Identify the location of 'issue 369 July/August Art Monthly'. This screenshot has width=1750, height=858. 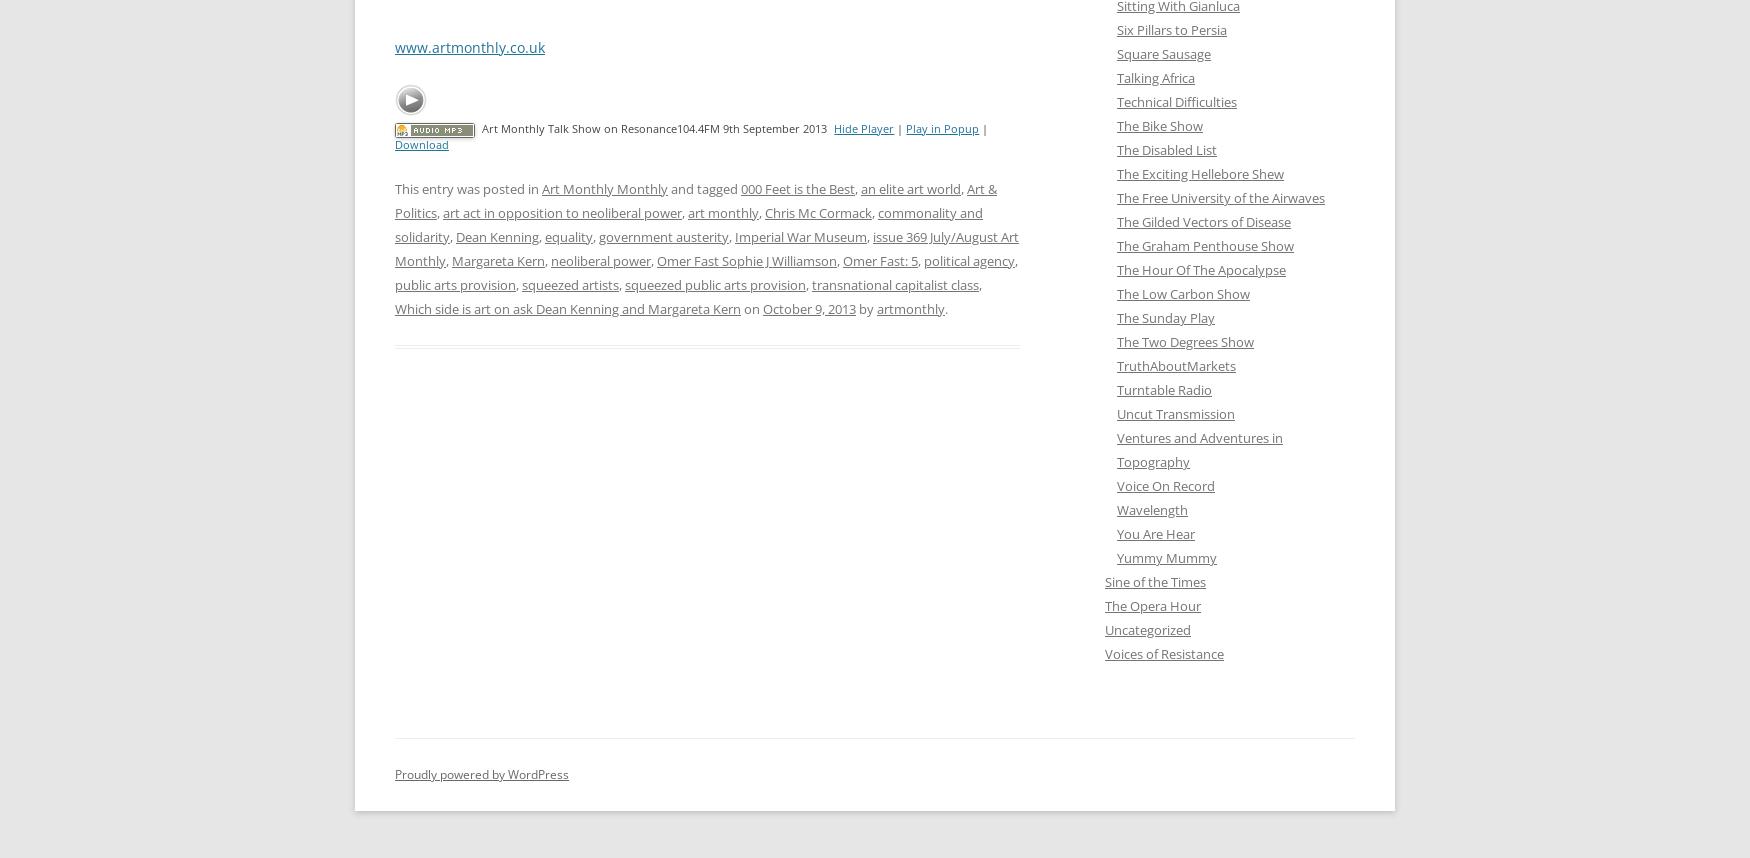
(393, 246).